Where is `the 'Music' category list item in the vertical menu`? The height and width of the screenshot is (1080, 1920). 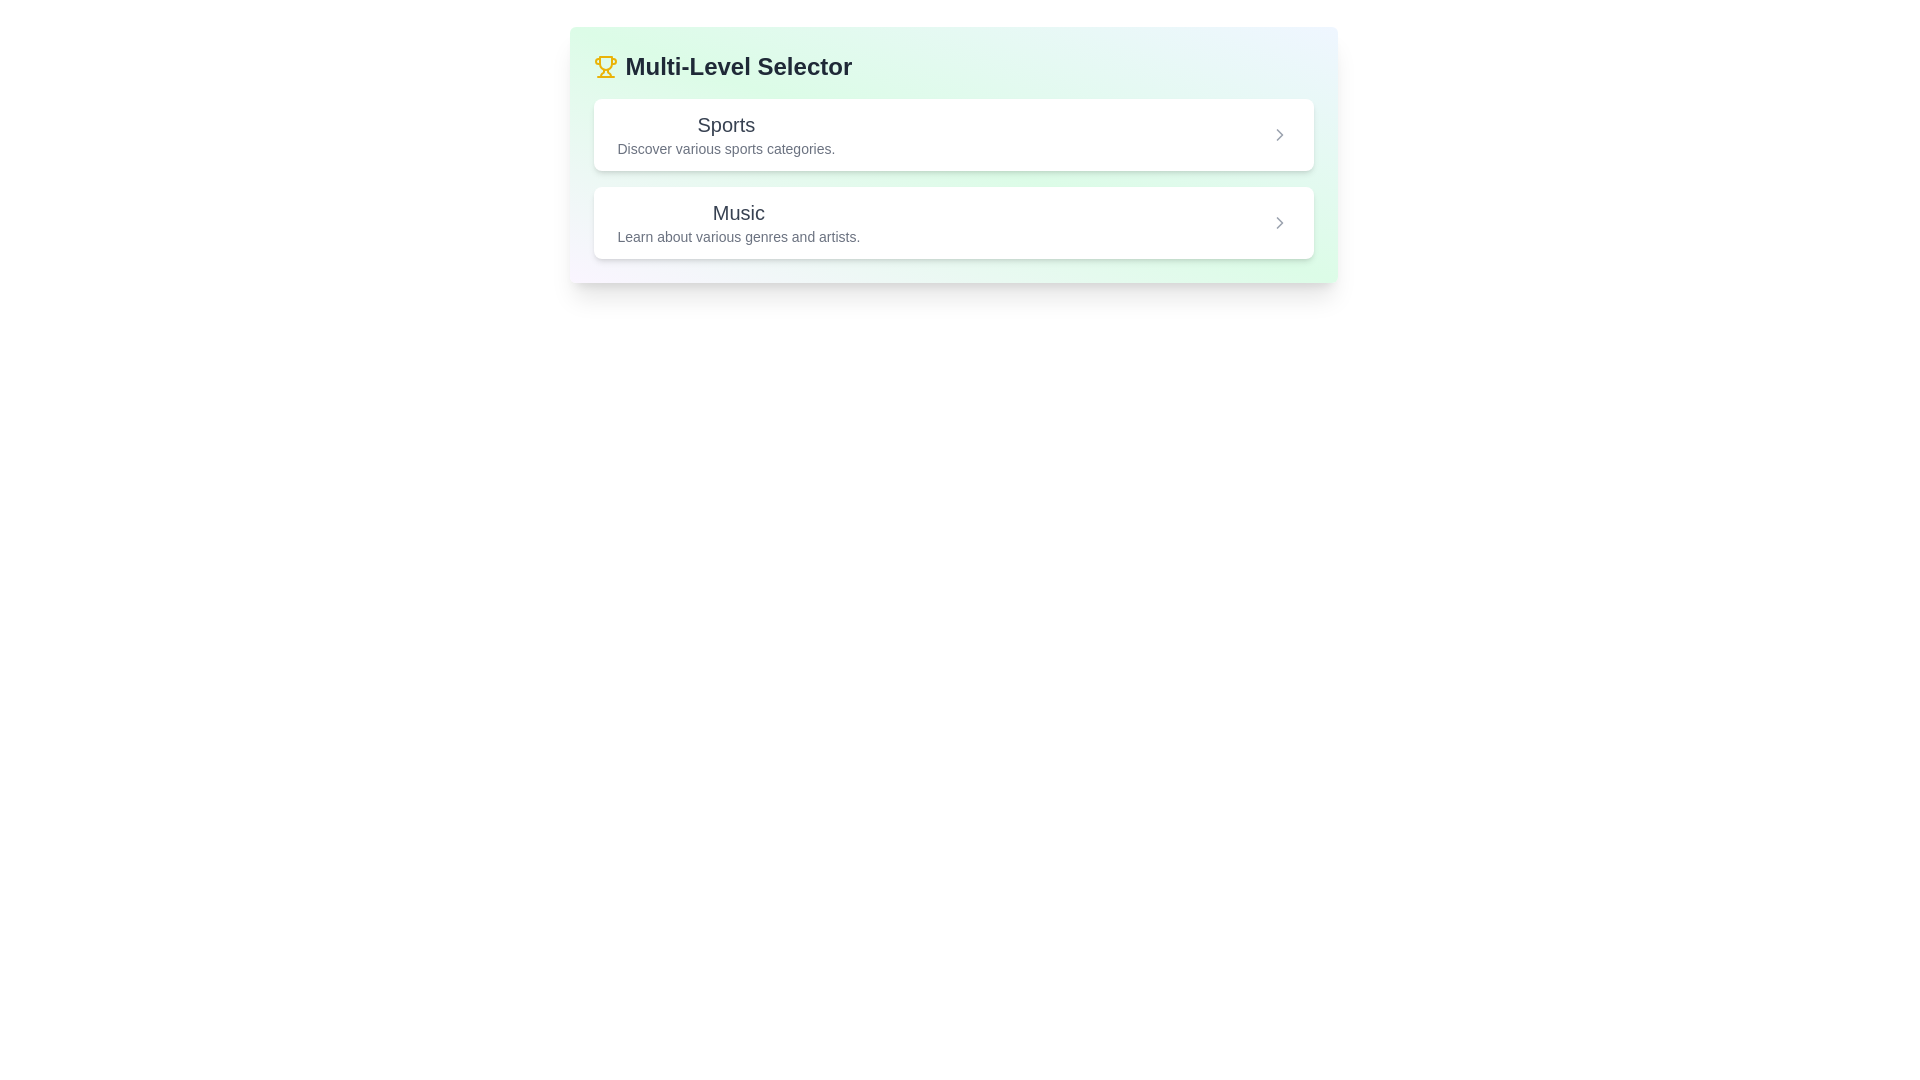
the 'Music' category list item in the vertical menu is located at coordinates (952, 223).